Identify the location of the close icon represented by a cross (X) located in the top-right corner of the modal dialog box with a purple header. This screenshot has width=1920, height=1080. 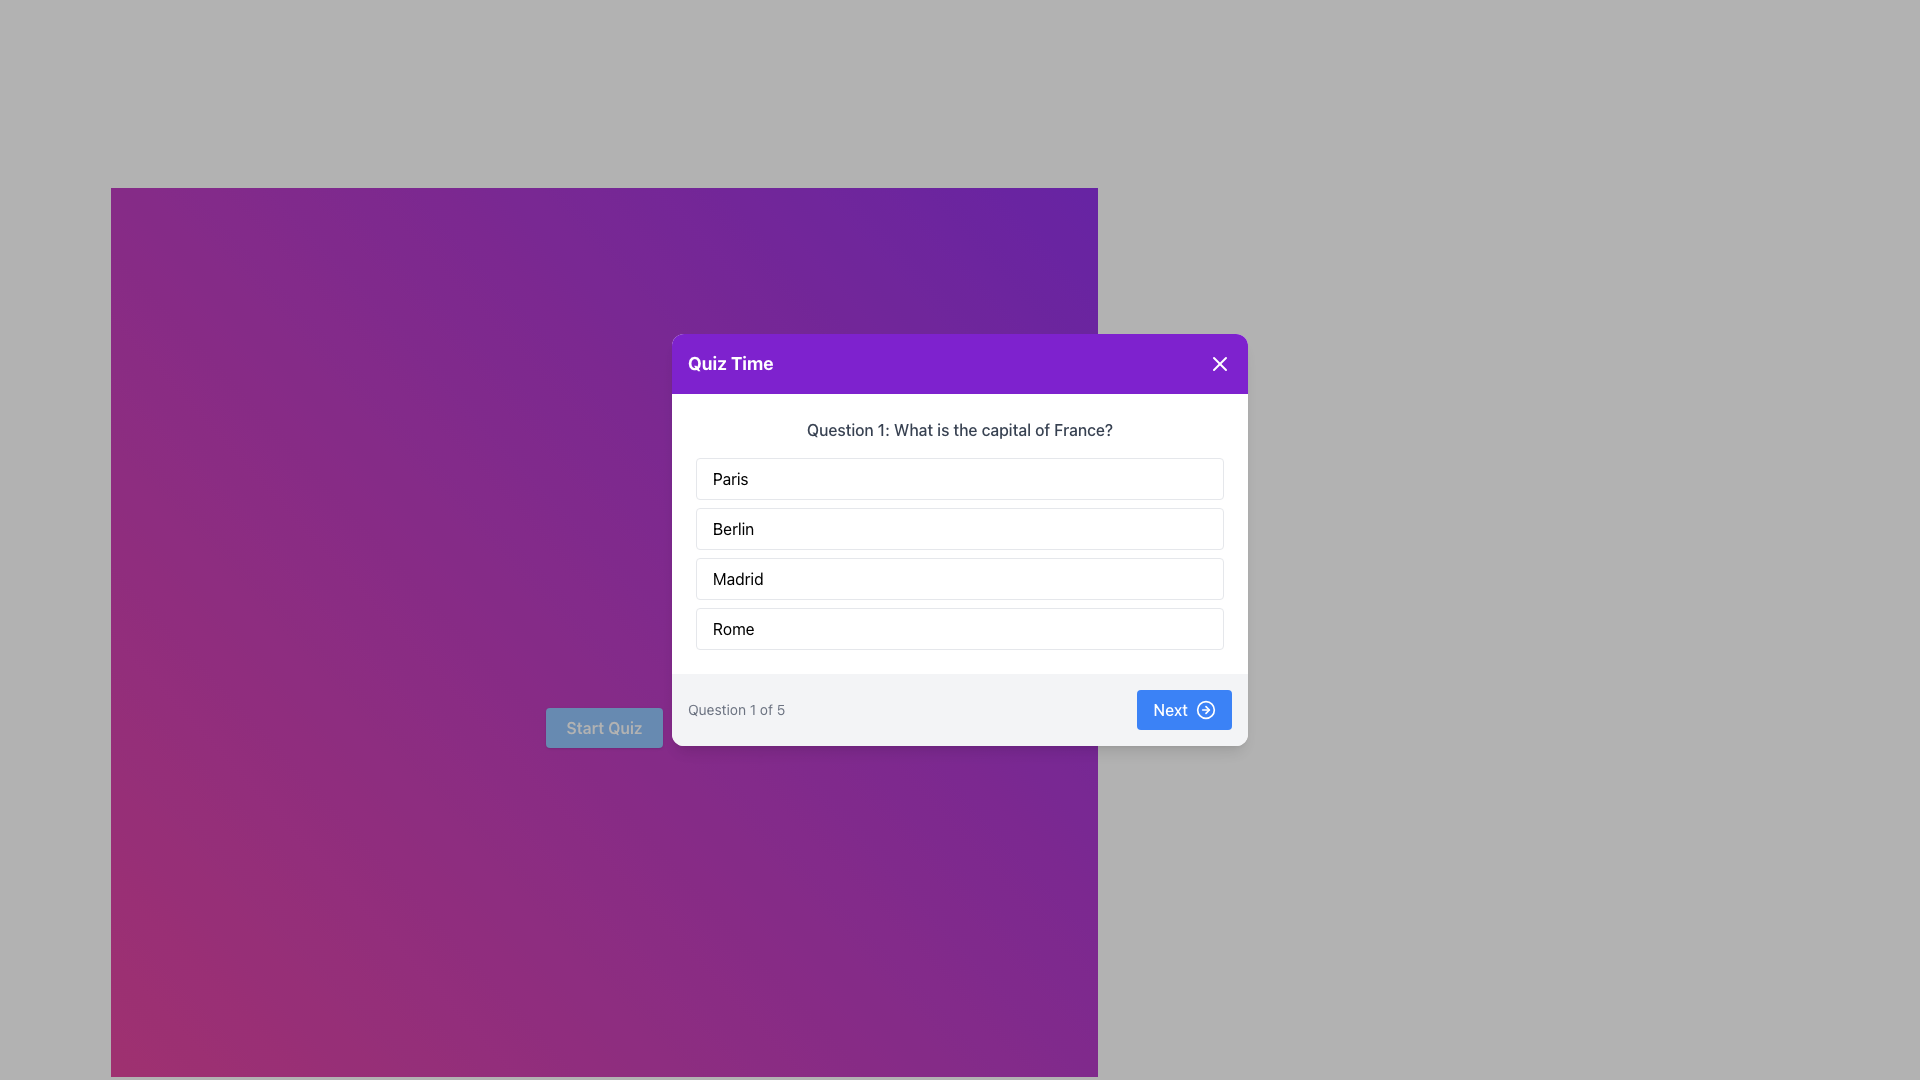
(1218, 363).